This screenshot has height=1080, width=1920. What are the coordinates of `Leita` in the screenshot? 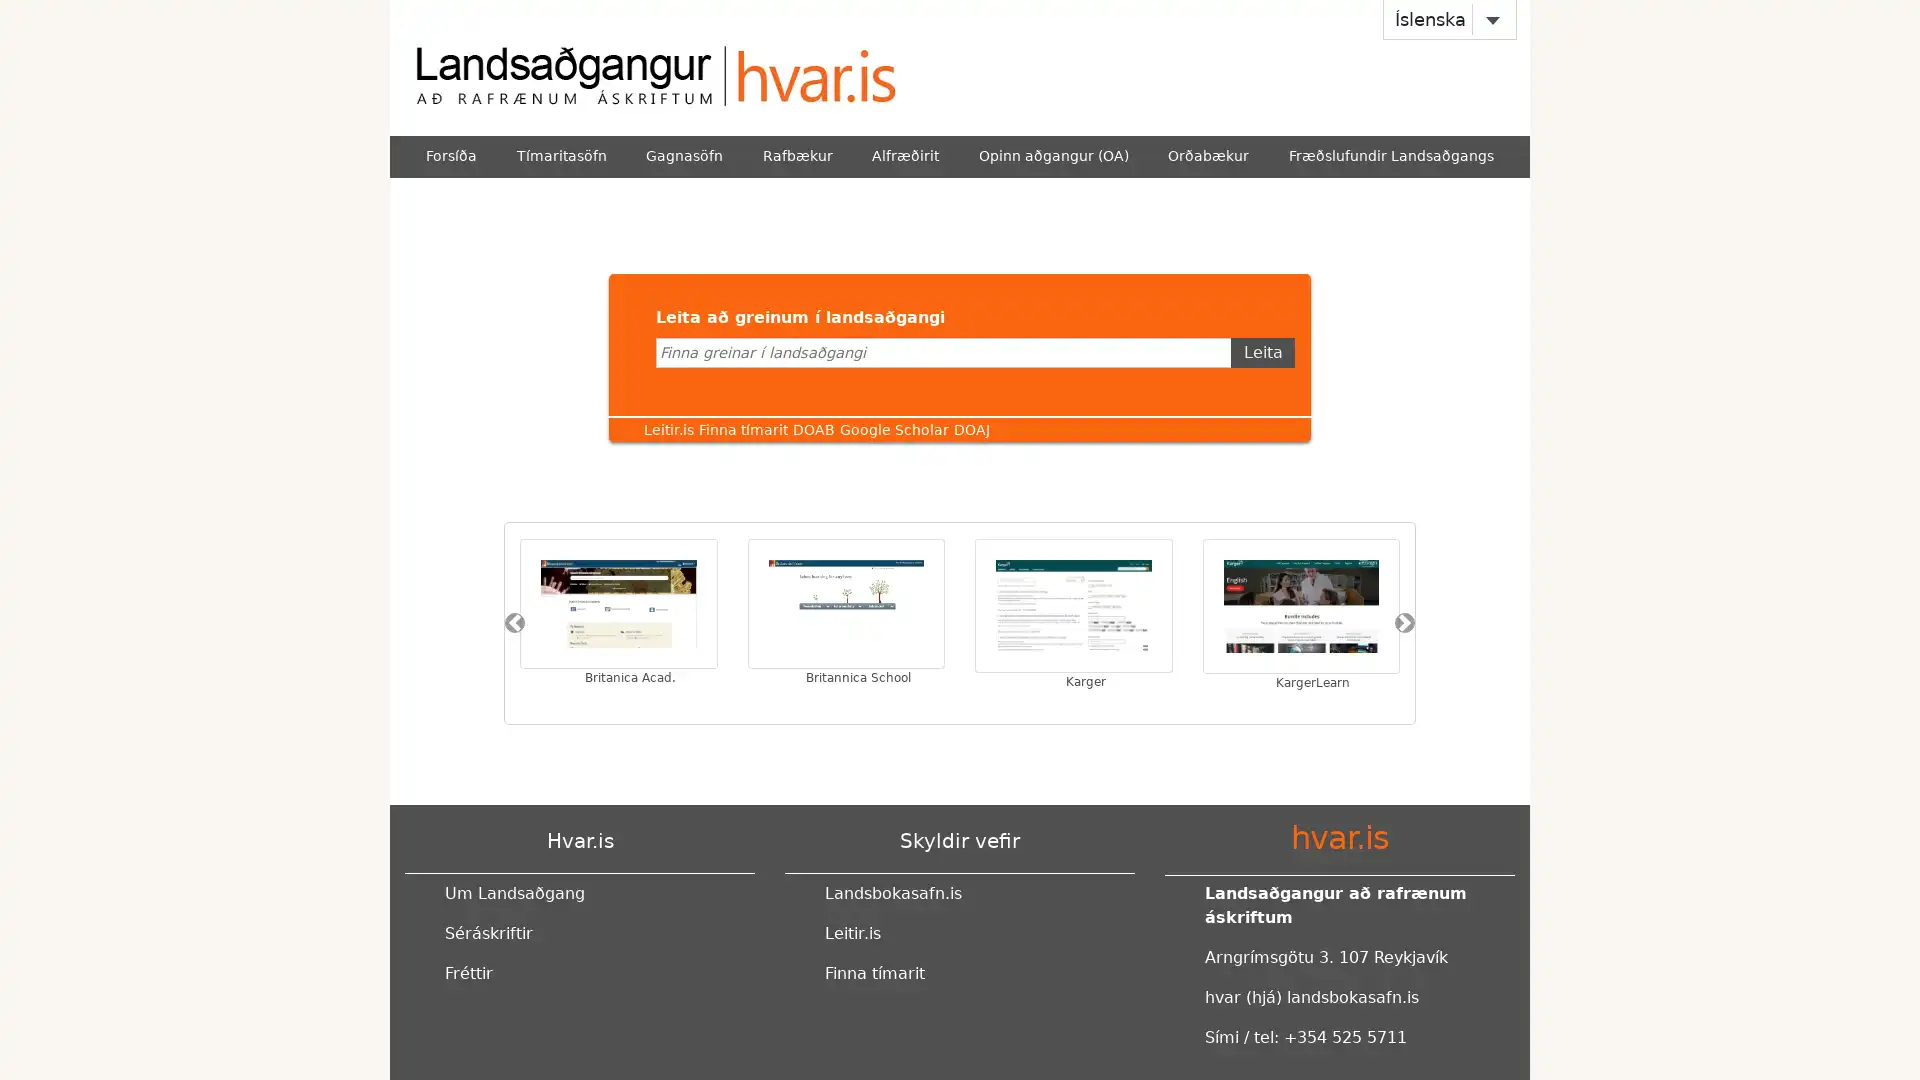 It's located at (1261, 350).